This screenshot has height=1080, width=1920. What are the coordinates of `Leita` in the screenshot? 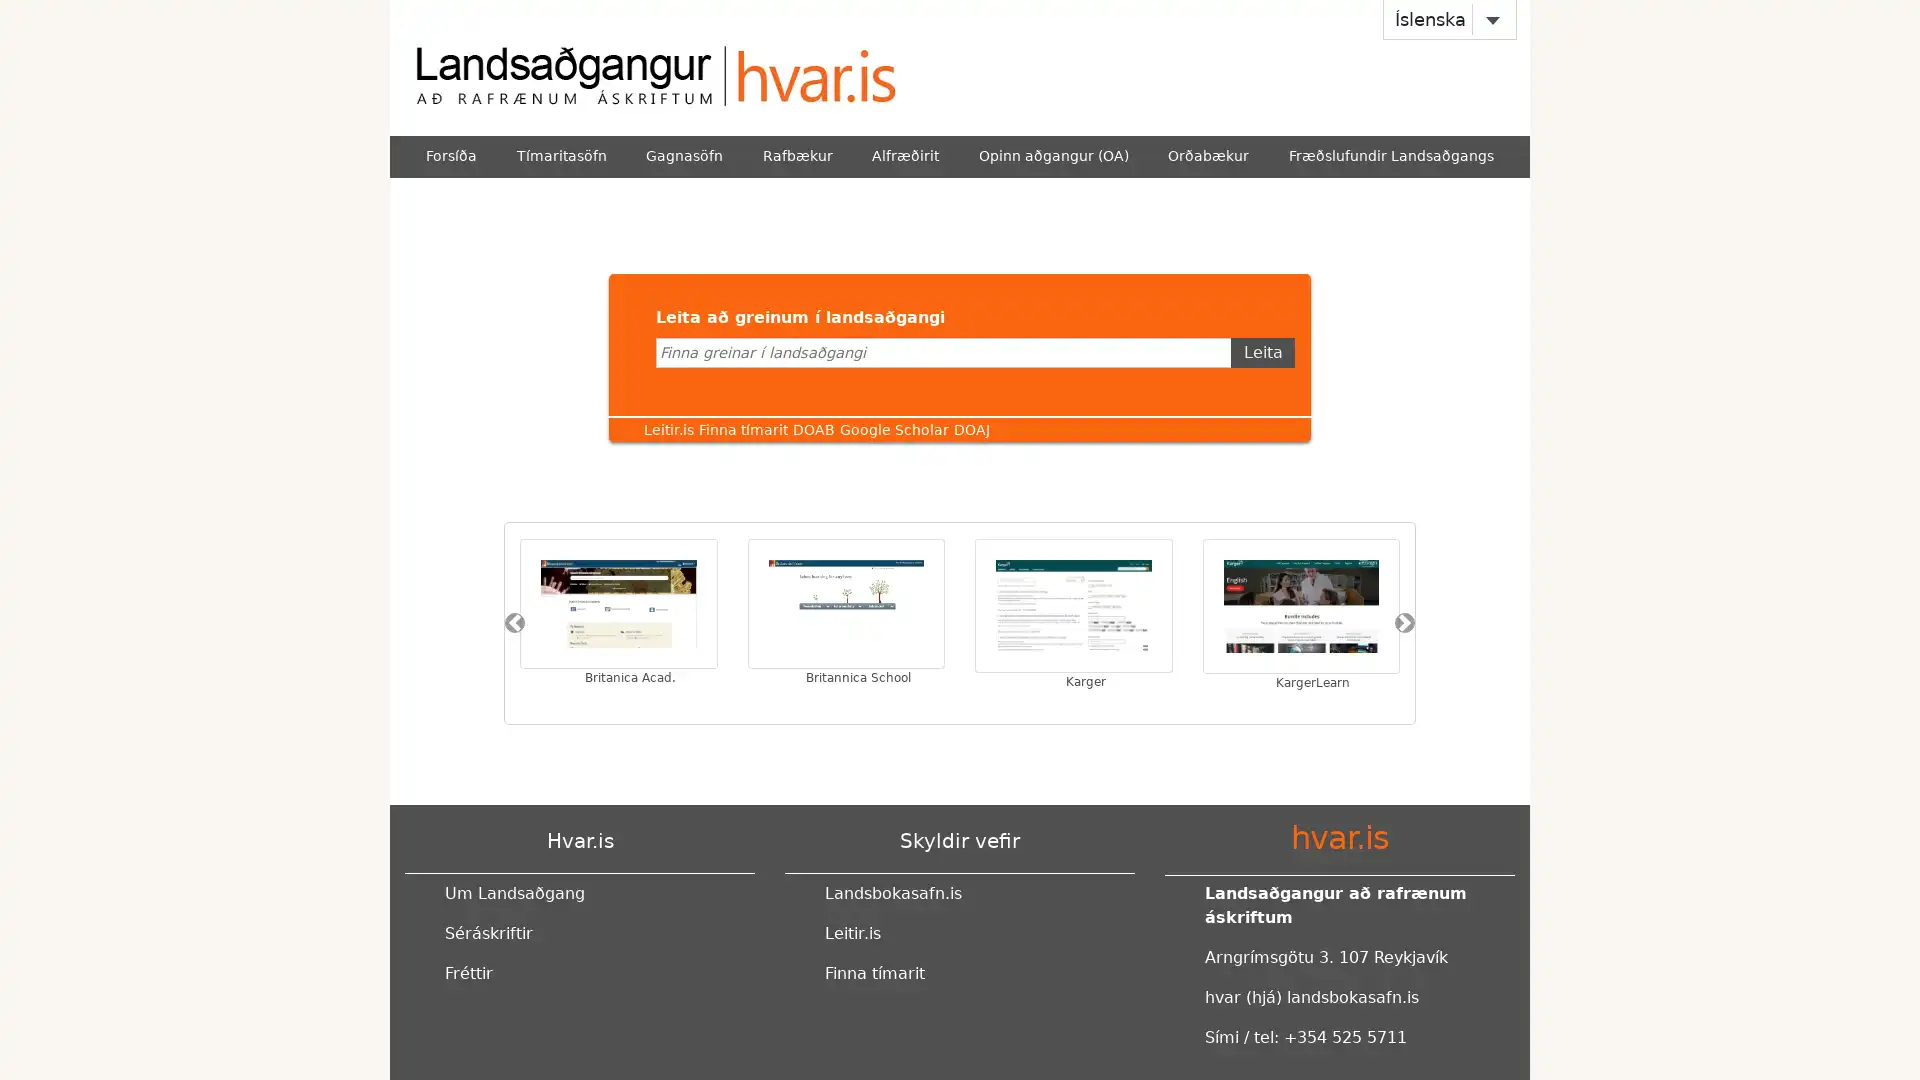 It's located at (1261, 350).